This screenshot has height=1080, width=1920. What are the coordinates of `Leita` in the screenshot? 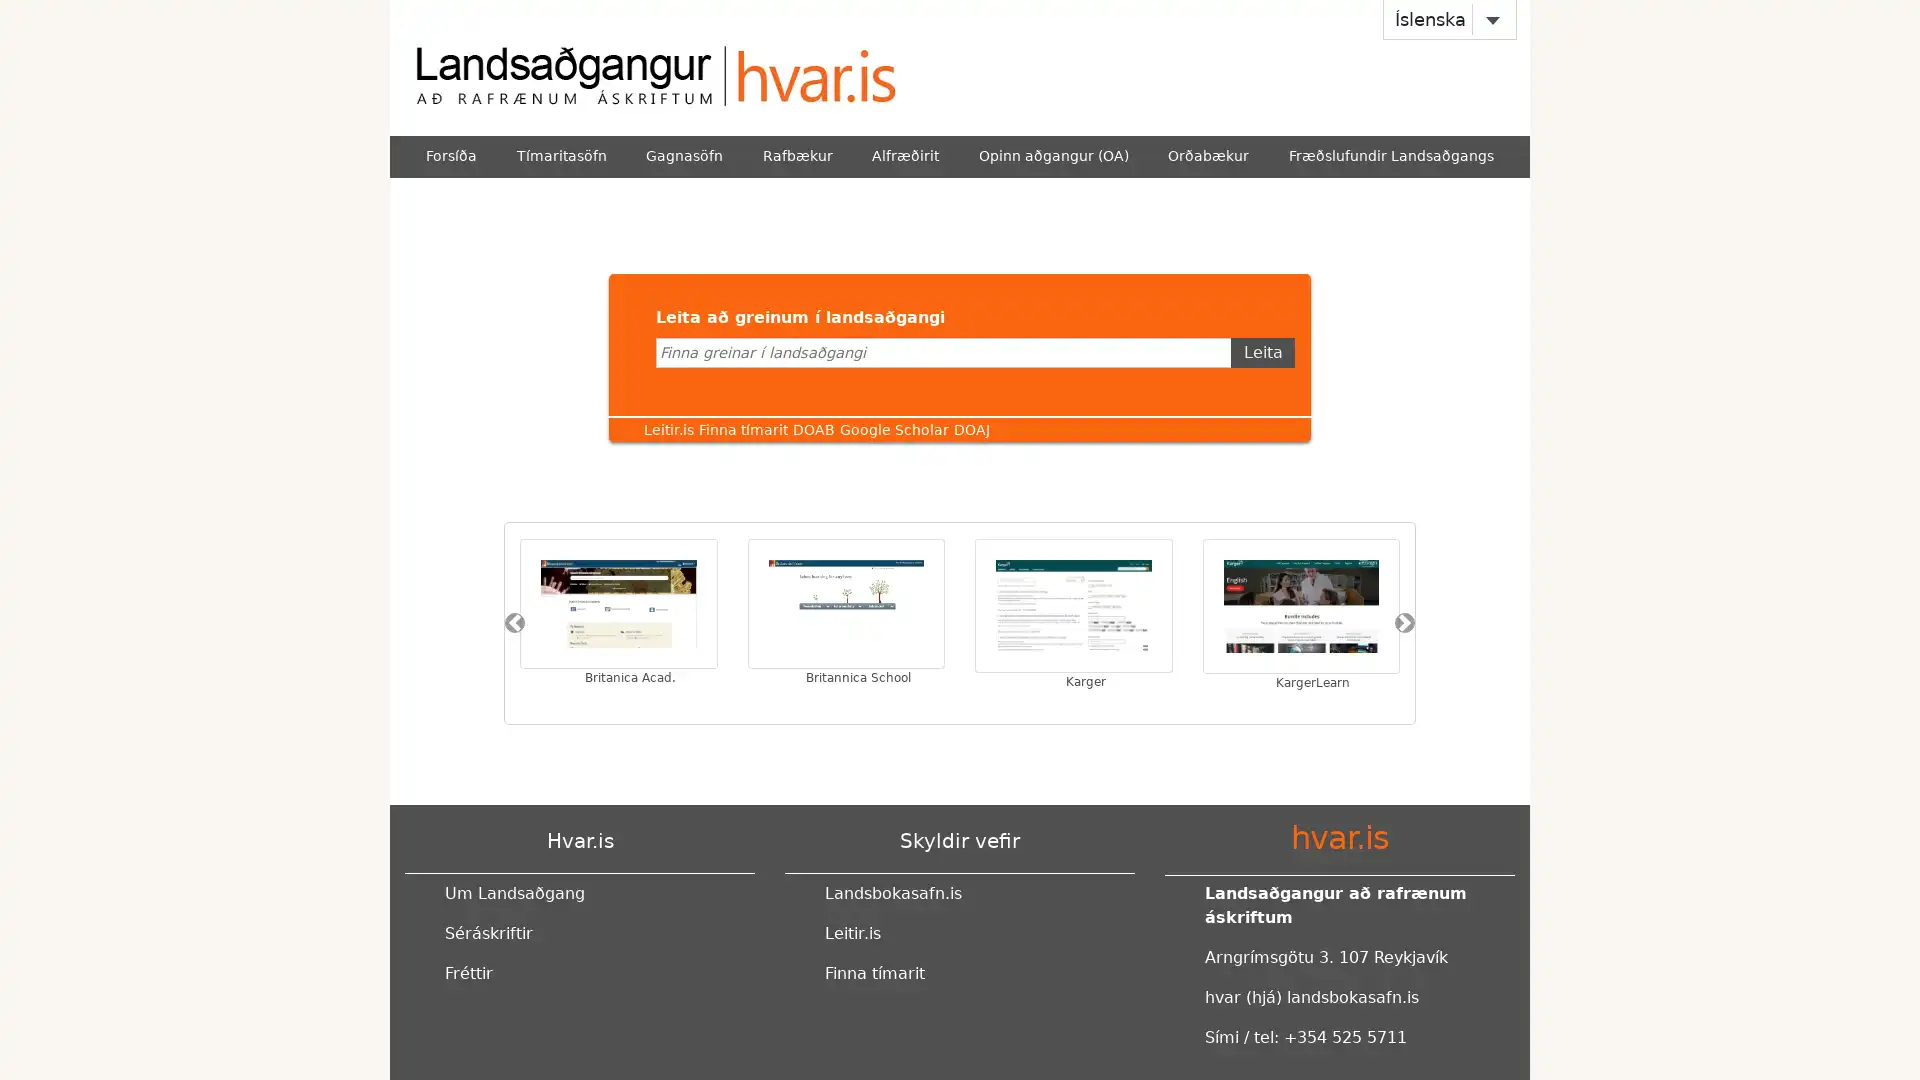 It's located at (1261, 350).